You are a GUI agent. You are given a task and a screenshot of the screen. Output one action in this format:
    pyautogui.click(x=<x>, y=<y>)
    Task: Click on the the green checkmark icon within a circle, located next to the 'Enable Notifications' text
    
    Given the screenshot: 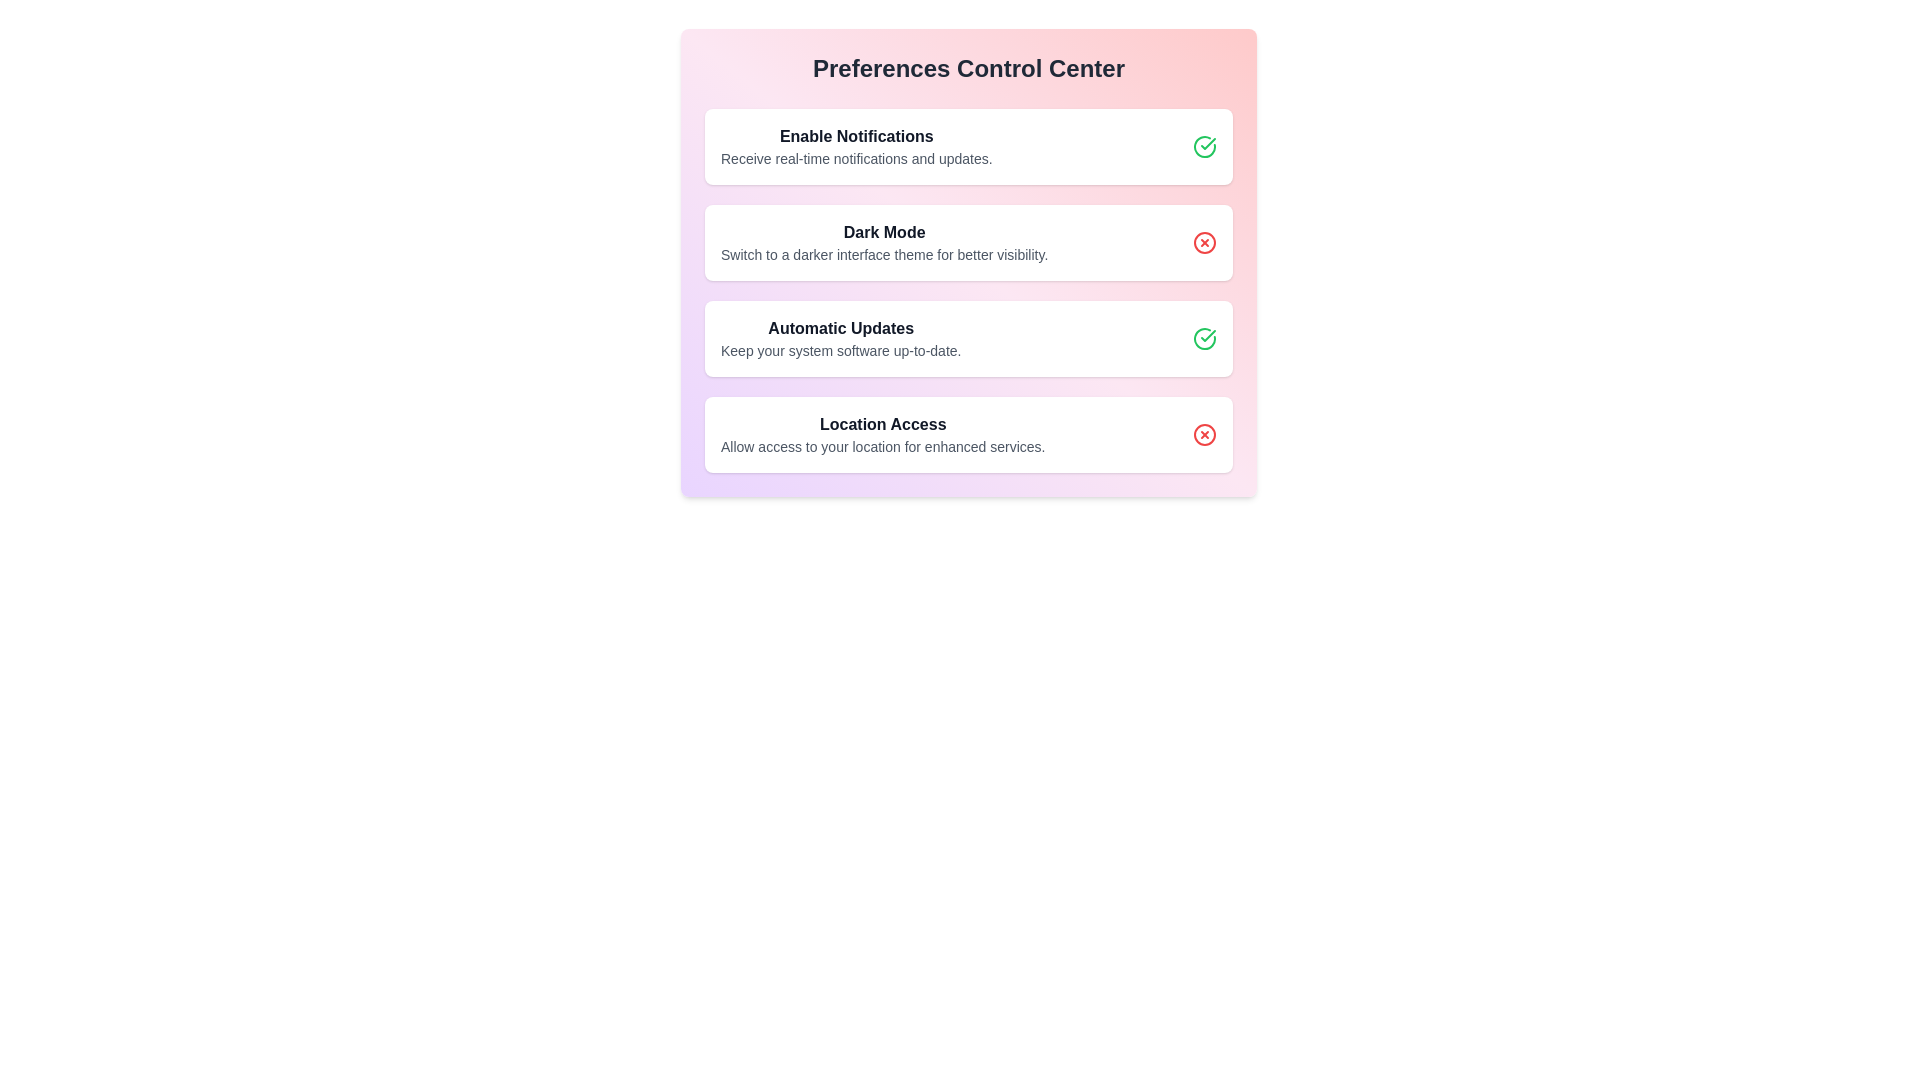 What is the action you would take?
    pyautogui.click(x=1203, y=145)
    